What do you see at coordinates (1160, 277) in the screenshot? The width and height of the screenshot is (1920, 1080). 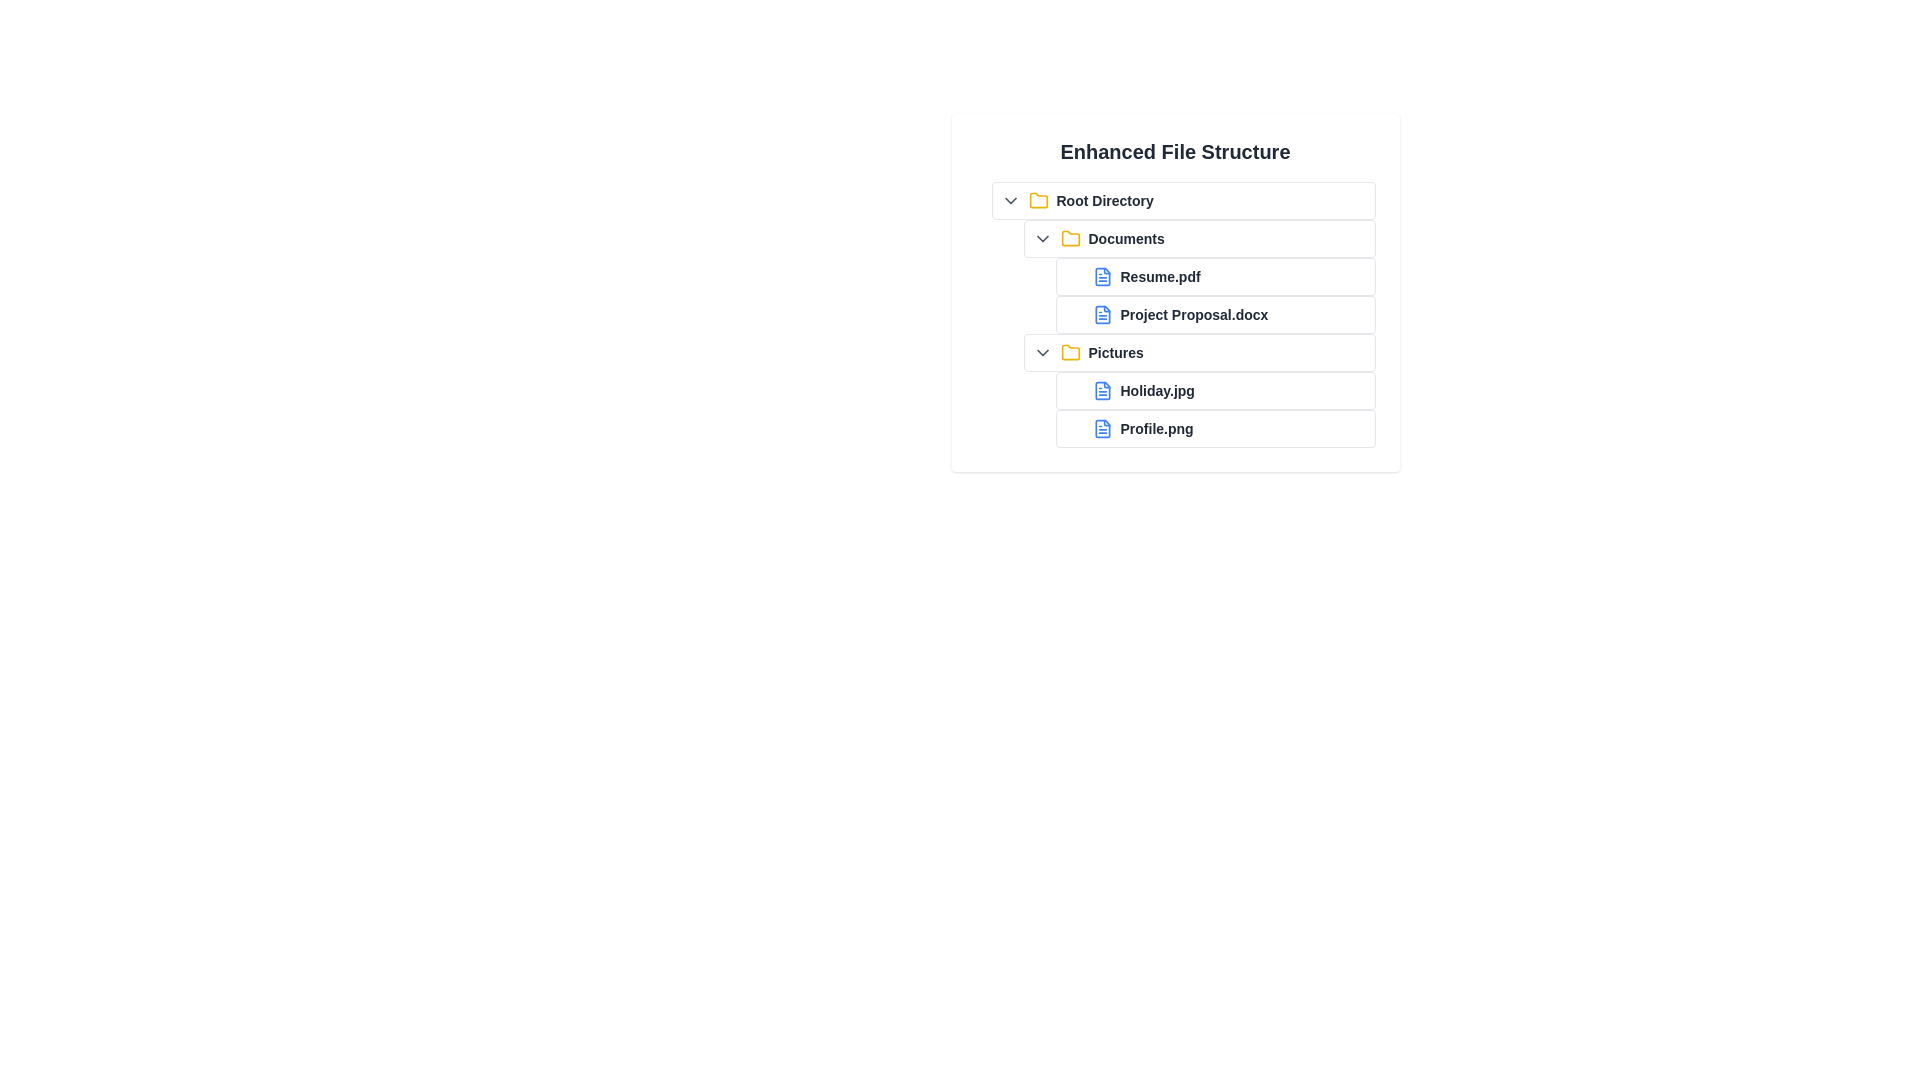 I see `to select the file labeled 'Resume.pdf' displayed in bold black font under the 'Documents' folder` at bounding box center [1160, 277].